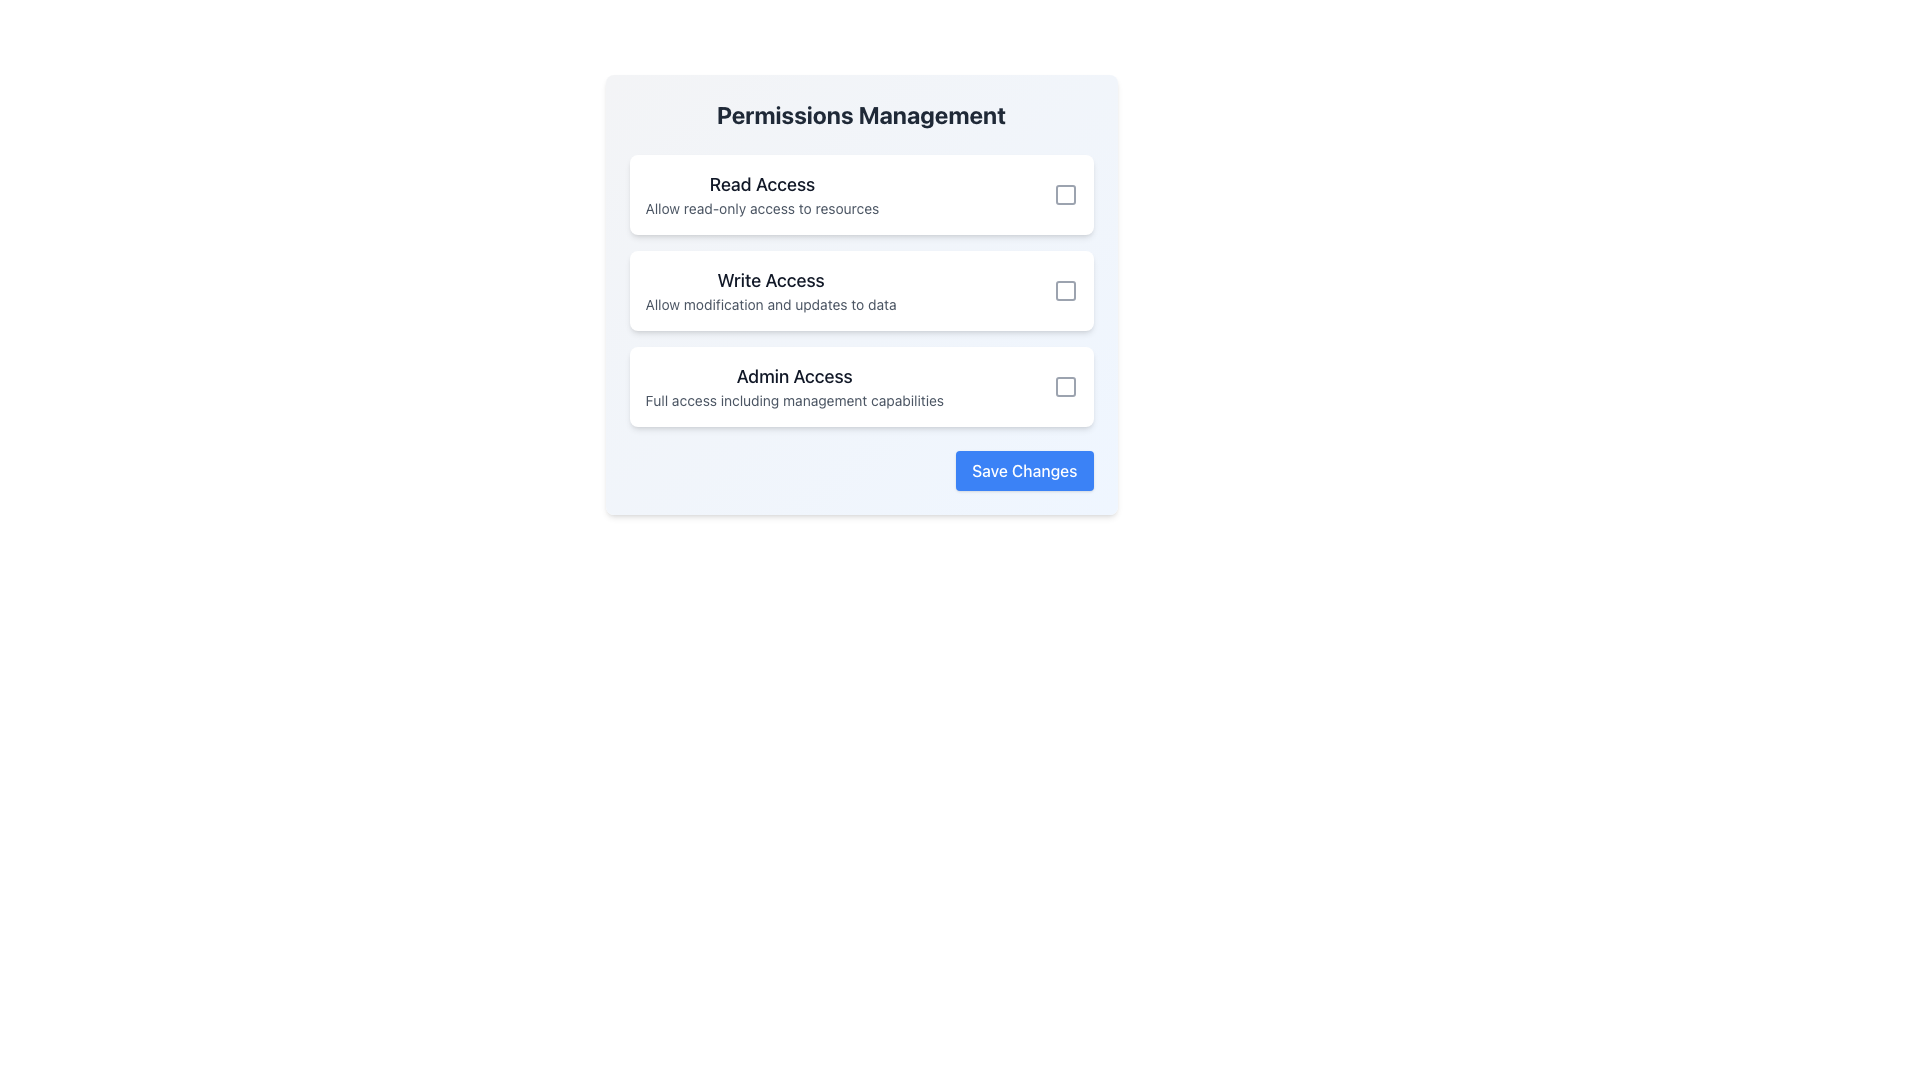 The width and height of the screenshot is (1920, 1080). What do you see at coordinates (770, 304) in the screenshot?
I see `the explanatory text element located beneath the 'Write Access' heading in the permissions management interface` at bounding box center [770, 304].